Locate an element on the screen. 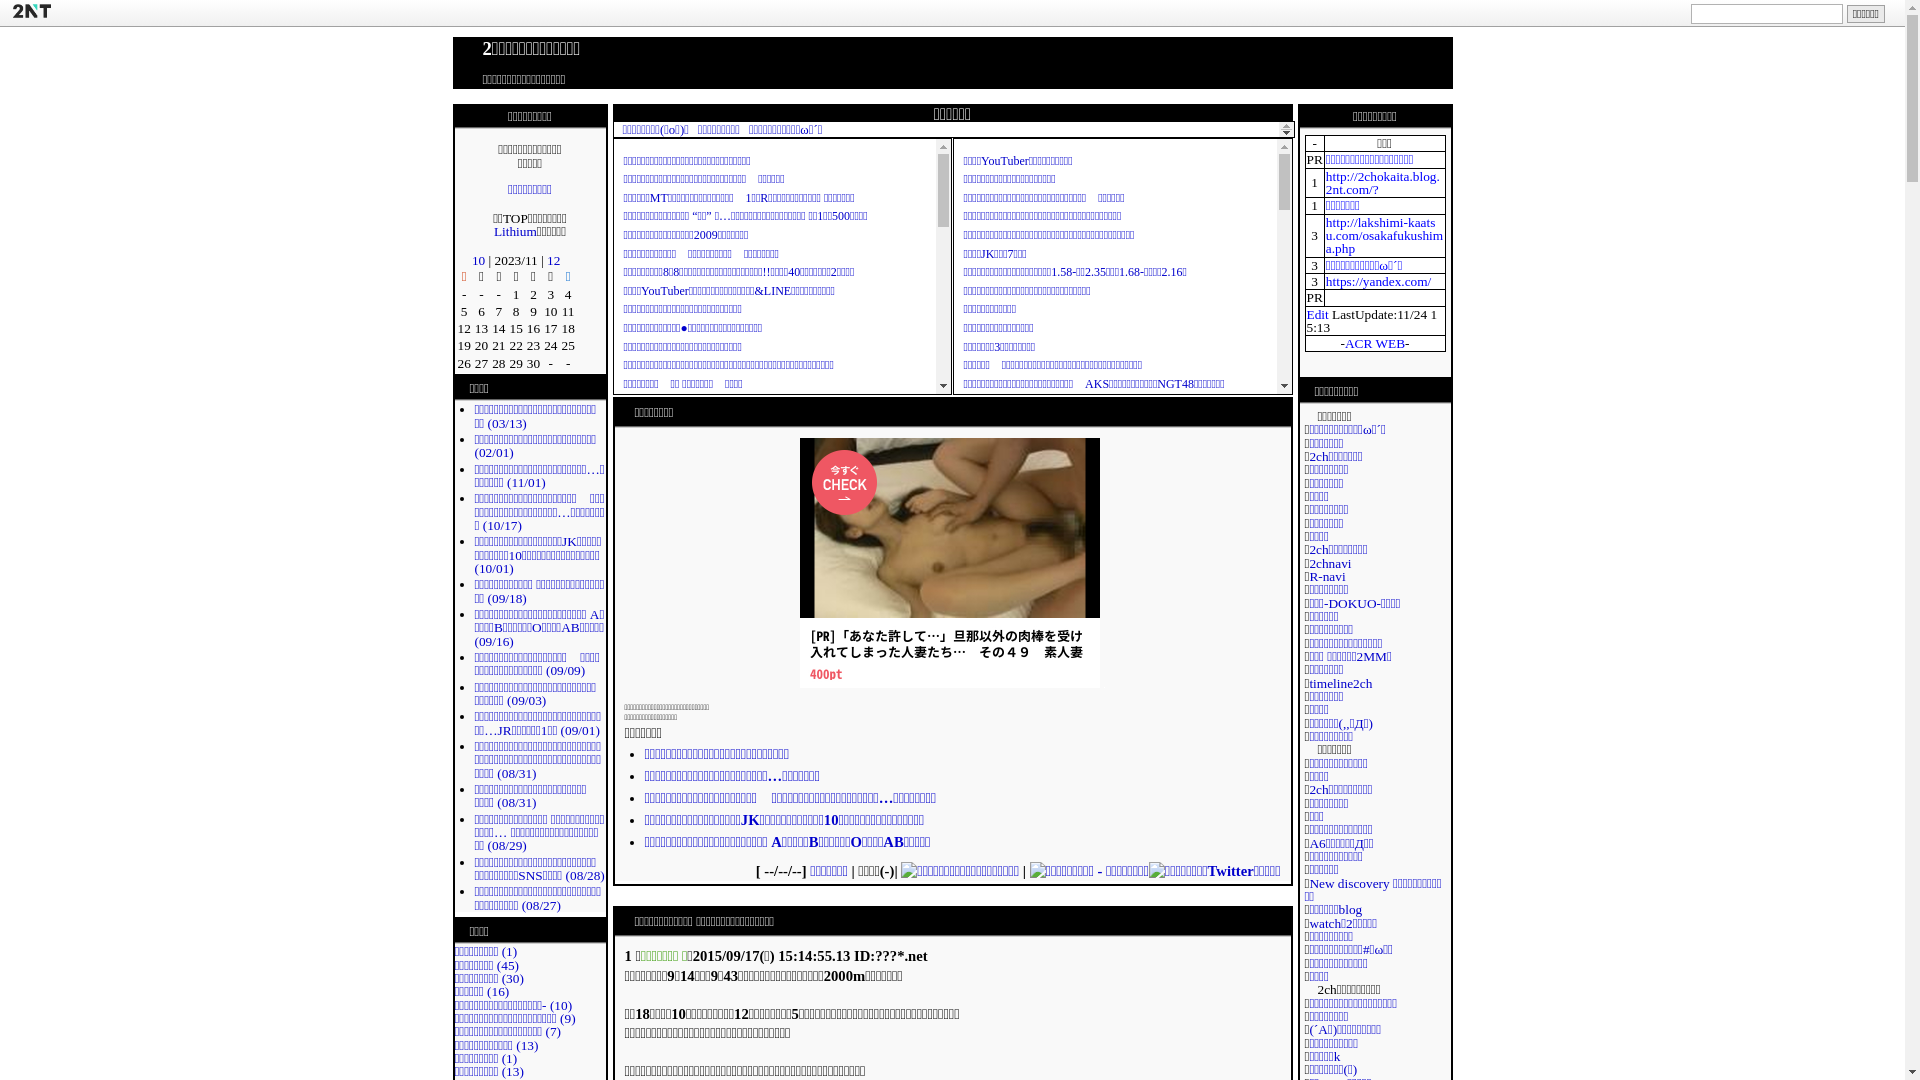  'R-navi' is located at coordinates (1326, 576).